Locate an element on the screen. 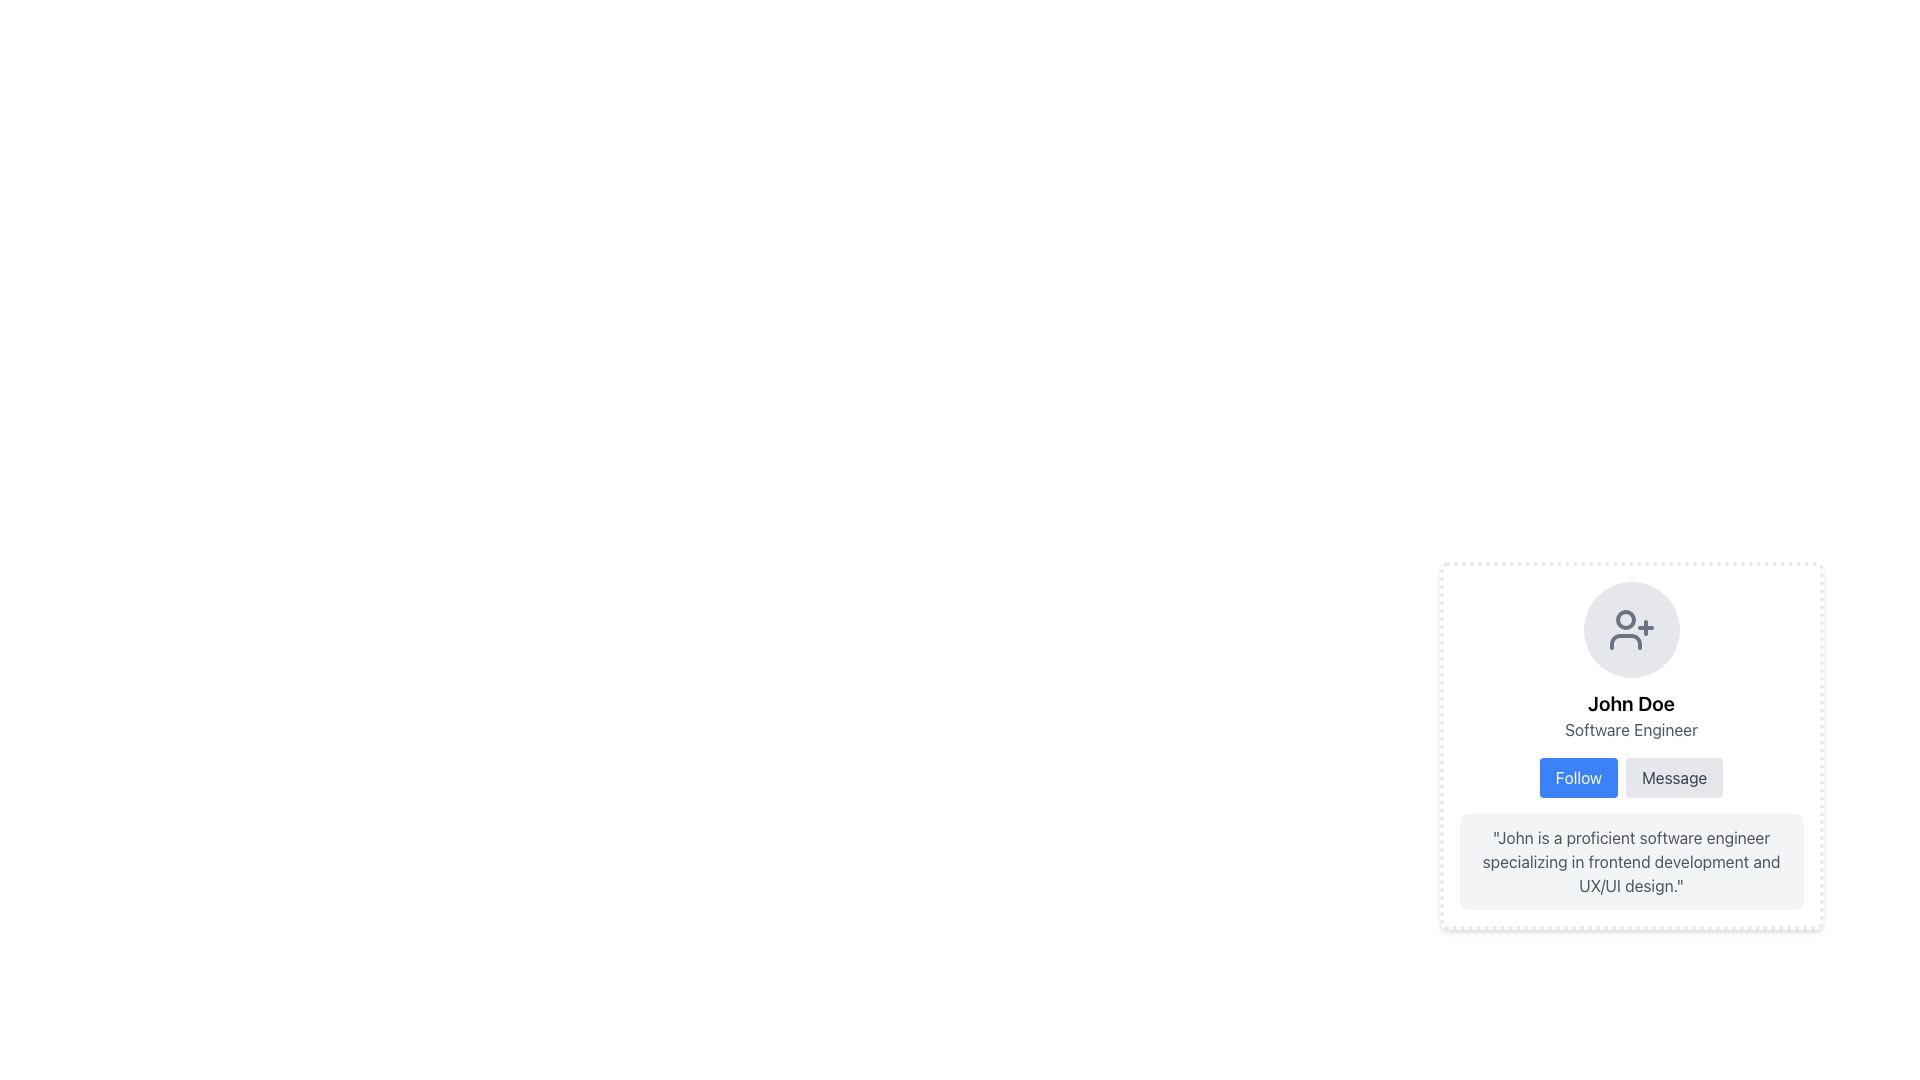  the messaging button located immediately to the right of the 'Follow' button within the profile card to initiate a messaging action is located at coordinates (1674, 777).